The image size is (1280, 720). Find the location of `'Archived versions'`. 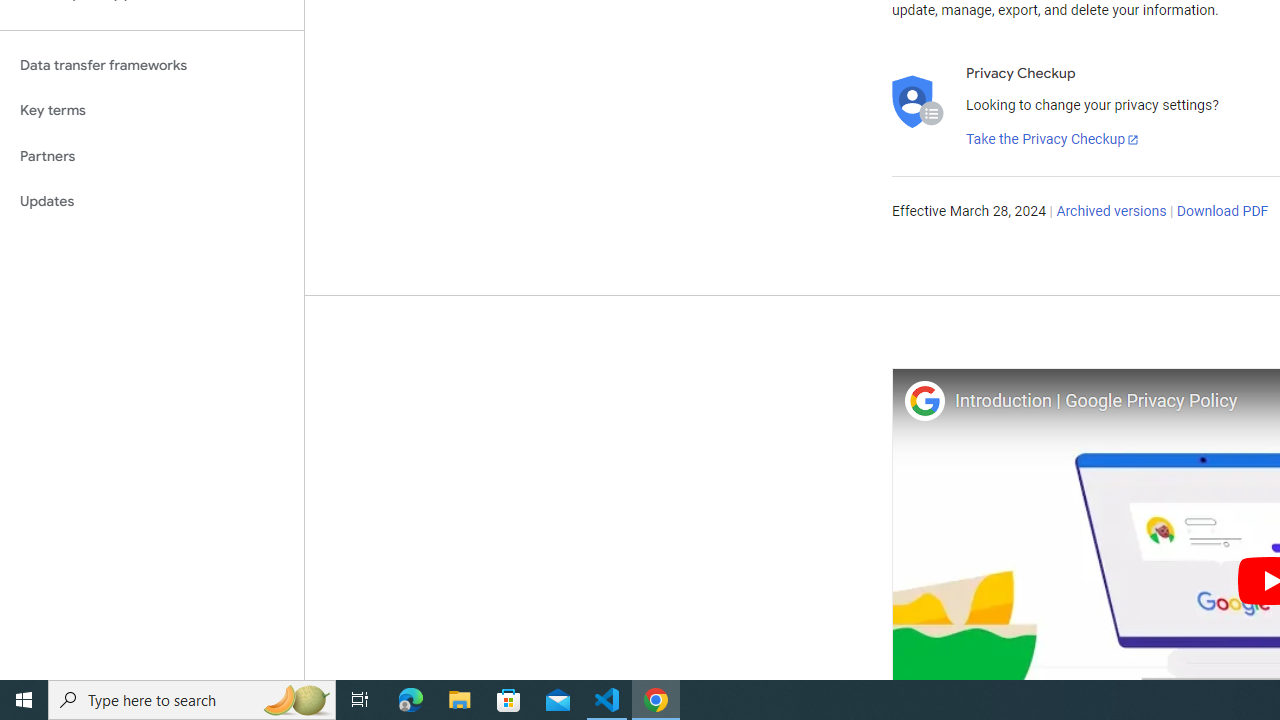

'Archived versions' is located at coordinates (1110, 212).